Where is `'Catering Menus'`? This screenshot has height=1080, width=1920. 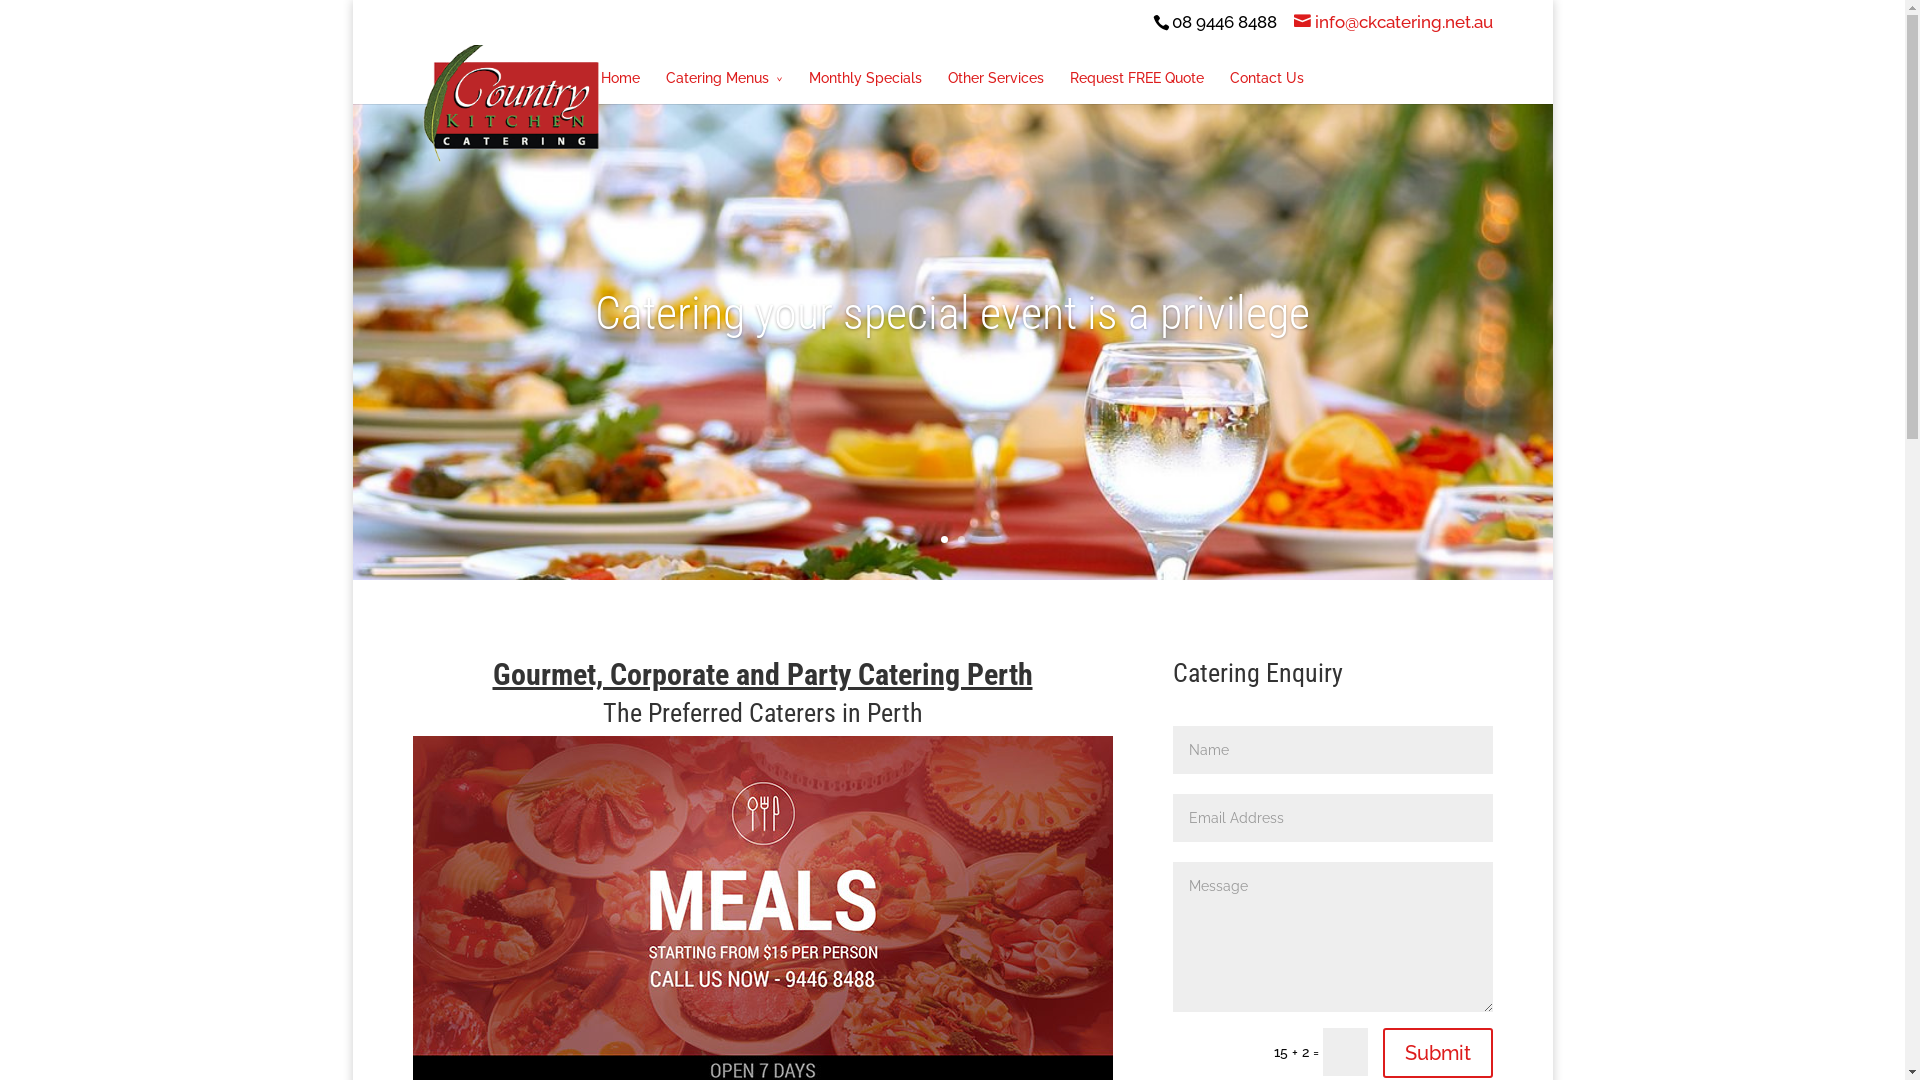 'Catering Menus' is located at coordinates (723, 84).